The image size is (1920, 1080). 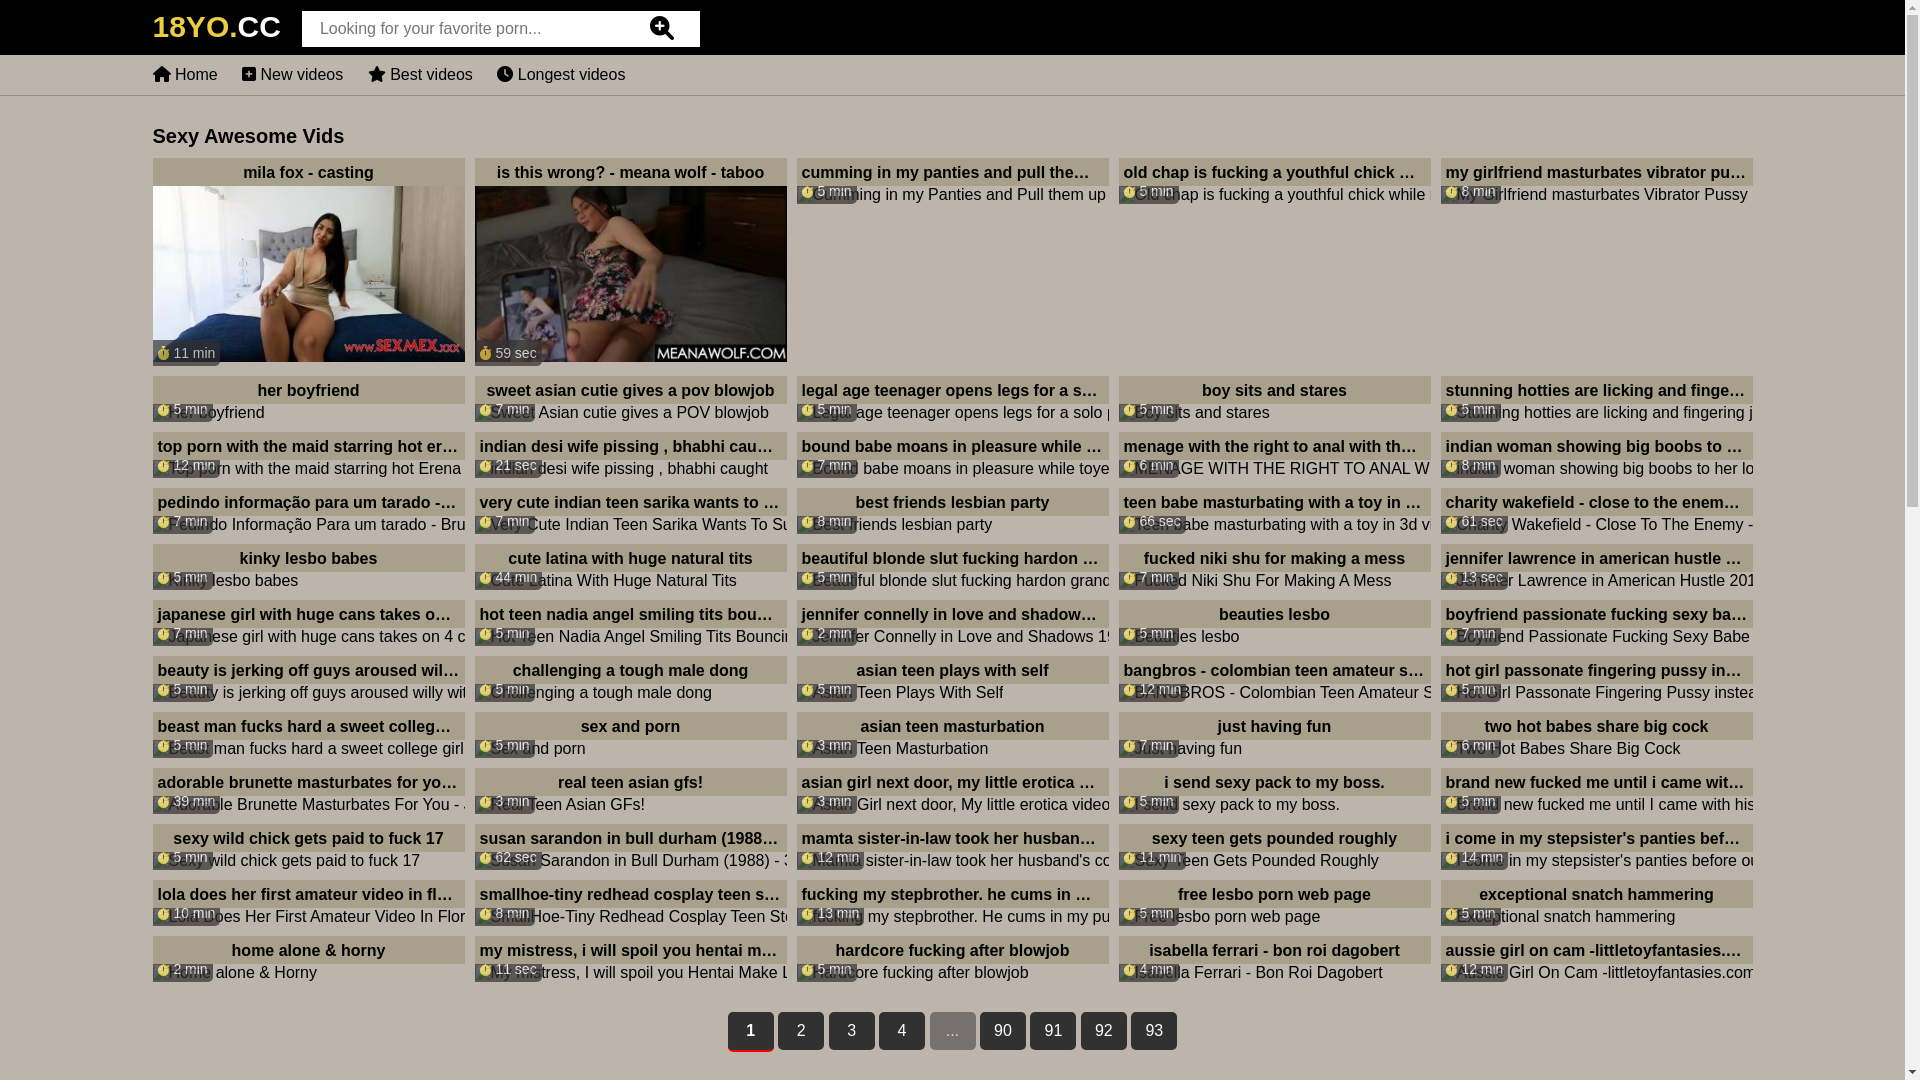 I want to click on '5 min, so click(x=628, y=677).